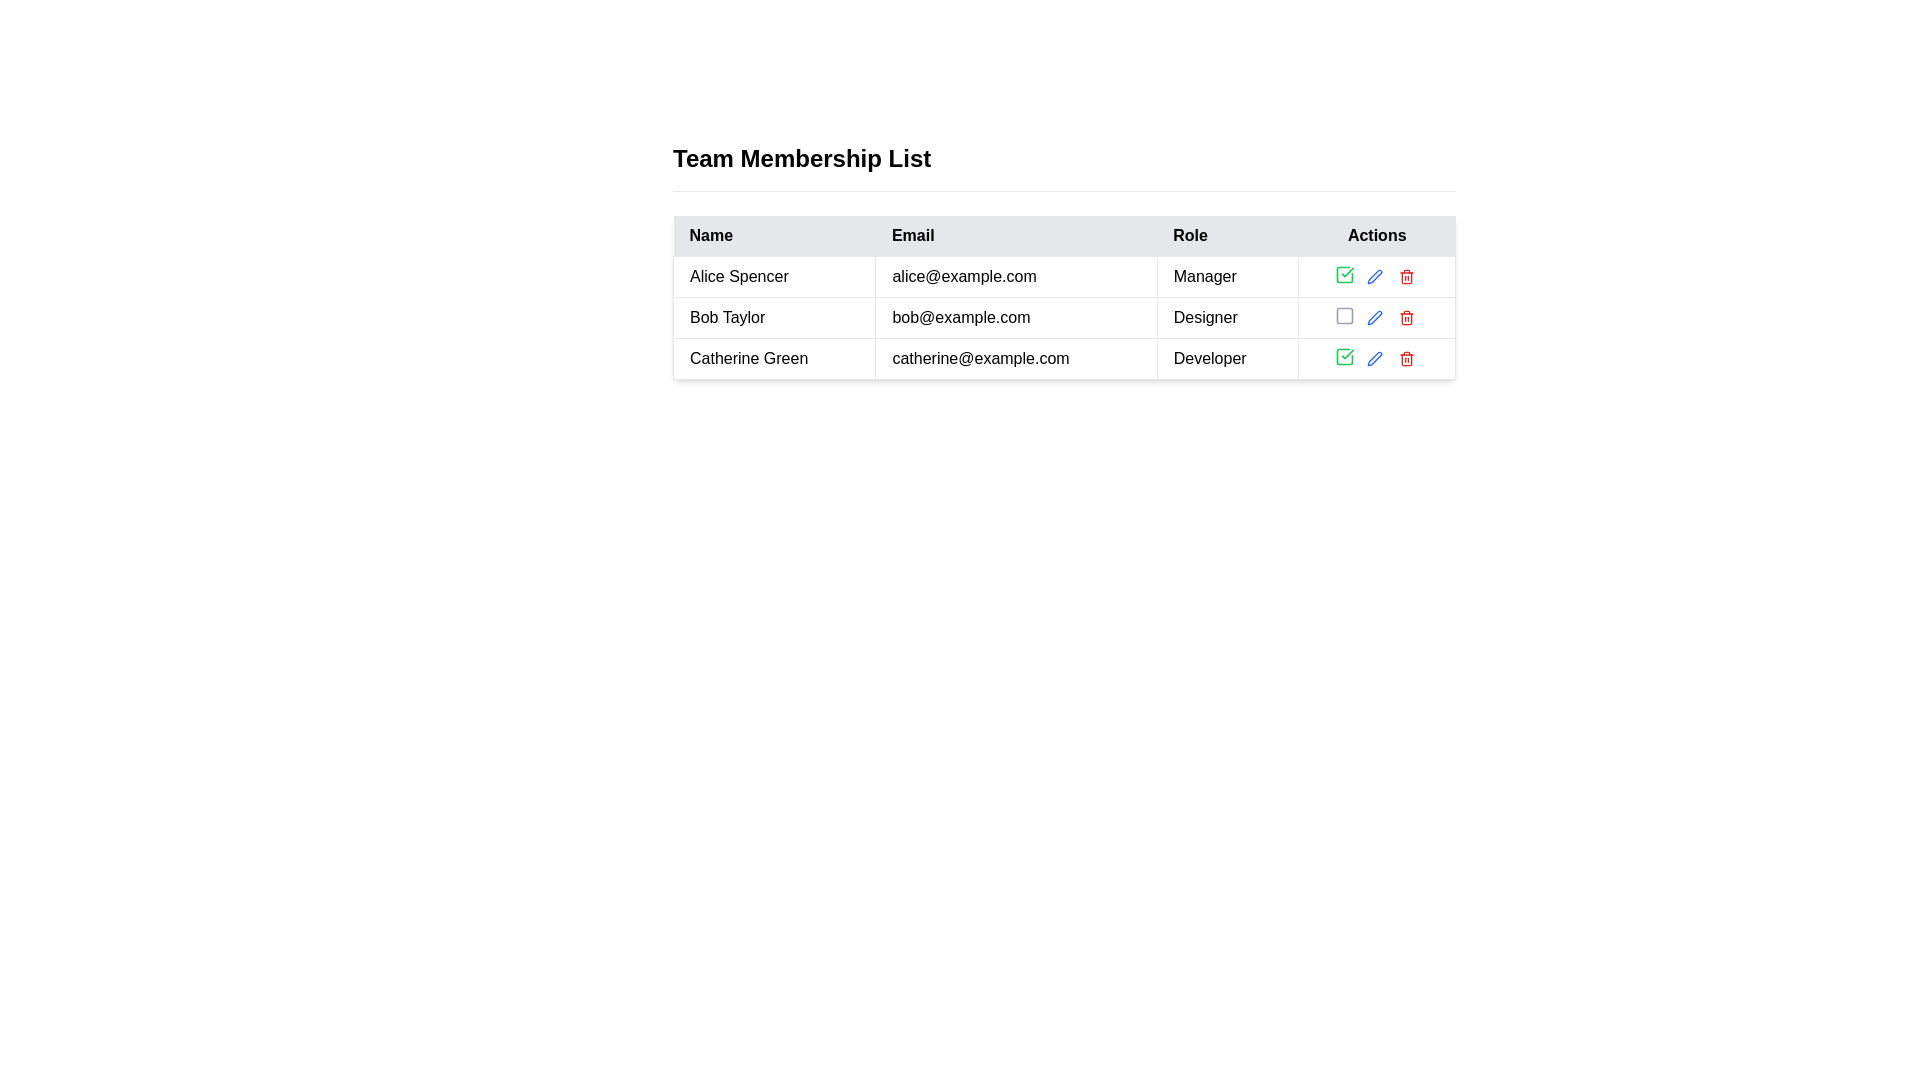 Image resolution: width=1920 pixels, height=1080 pixels. I want to click on the first action icon in the actions column for the row representing 'Bob Taylor', so click(1345, 315).